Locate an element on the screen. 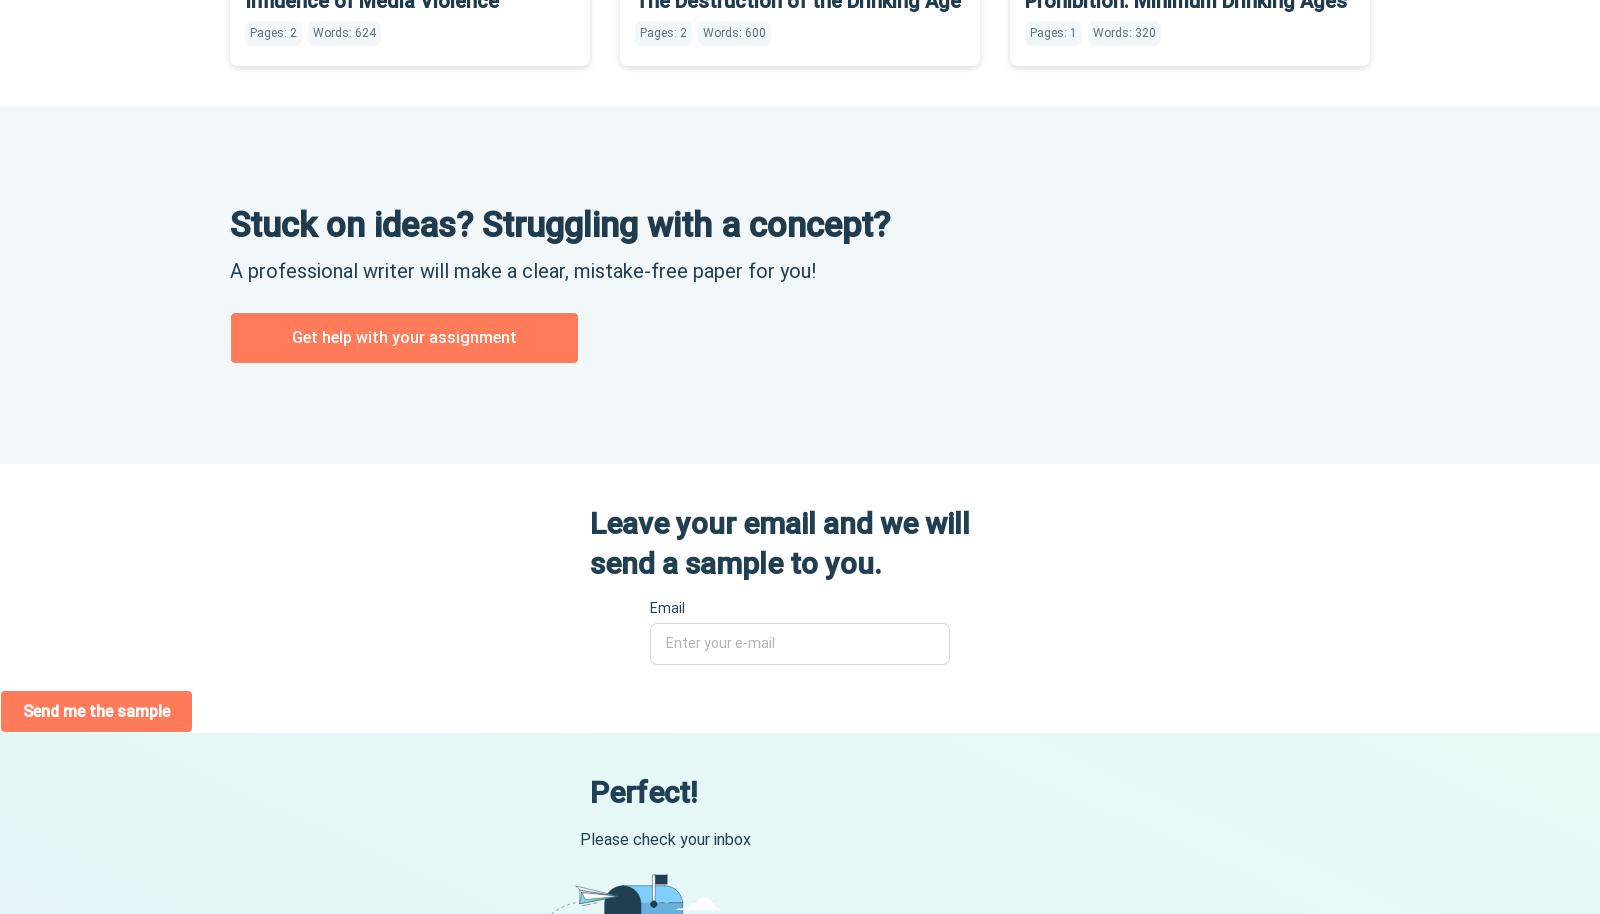  'Words: 320' is located at coordinates (1124, 31).